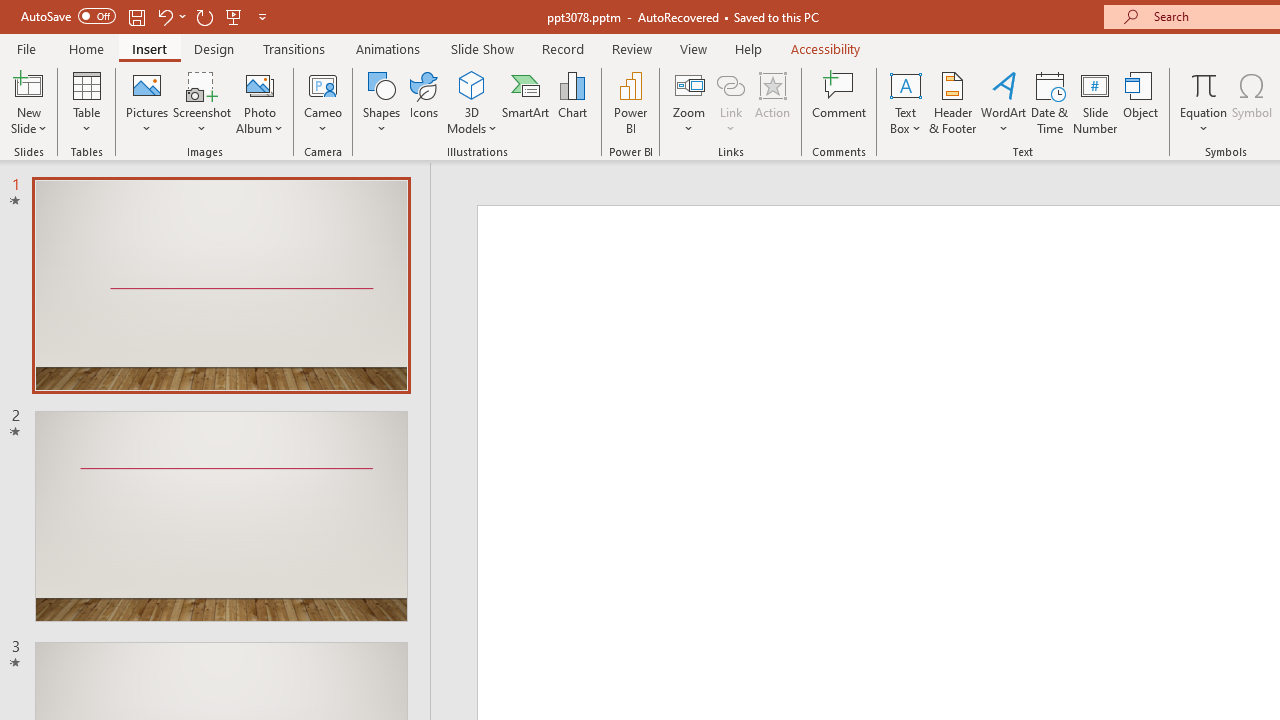  What do you see at coordinates (1004, 103) in the screenshot?
I see `'WordArt'` at bounding box center [1004, 103].